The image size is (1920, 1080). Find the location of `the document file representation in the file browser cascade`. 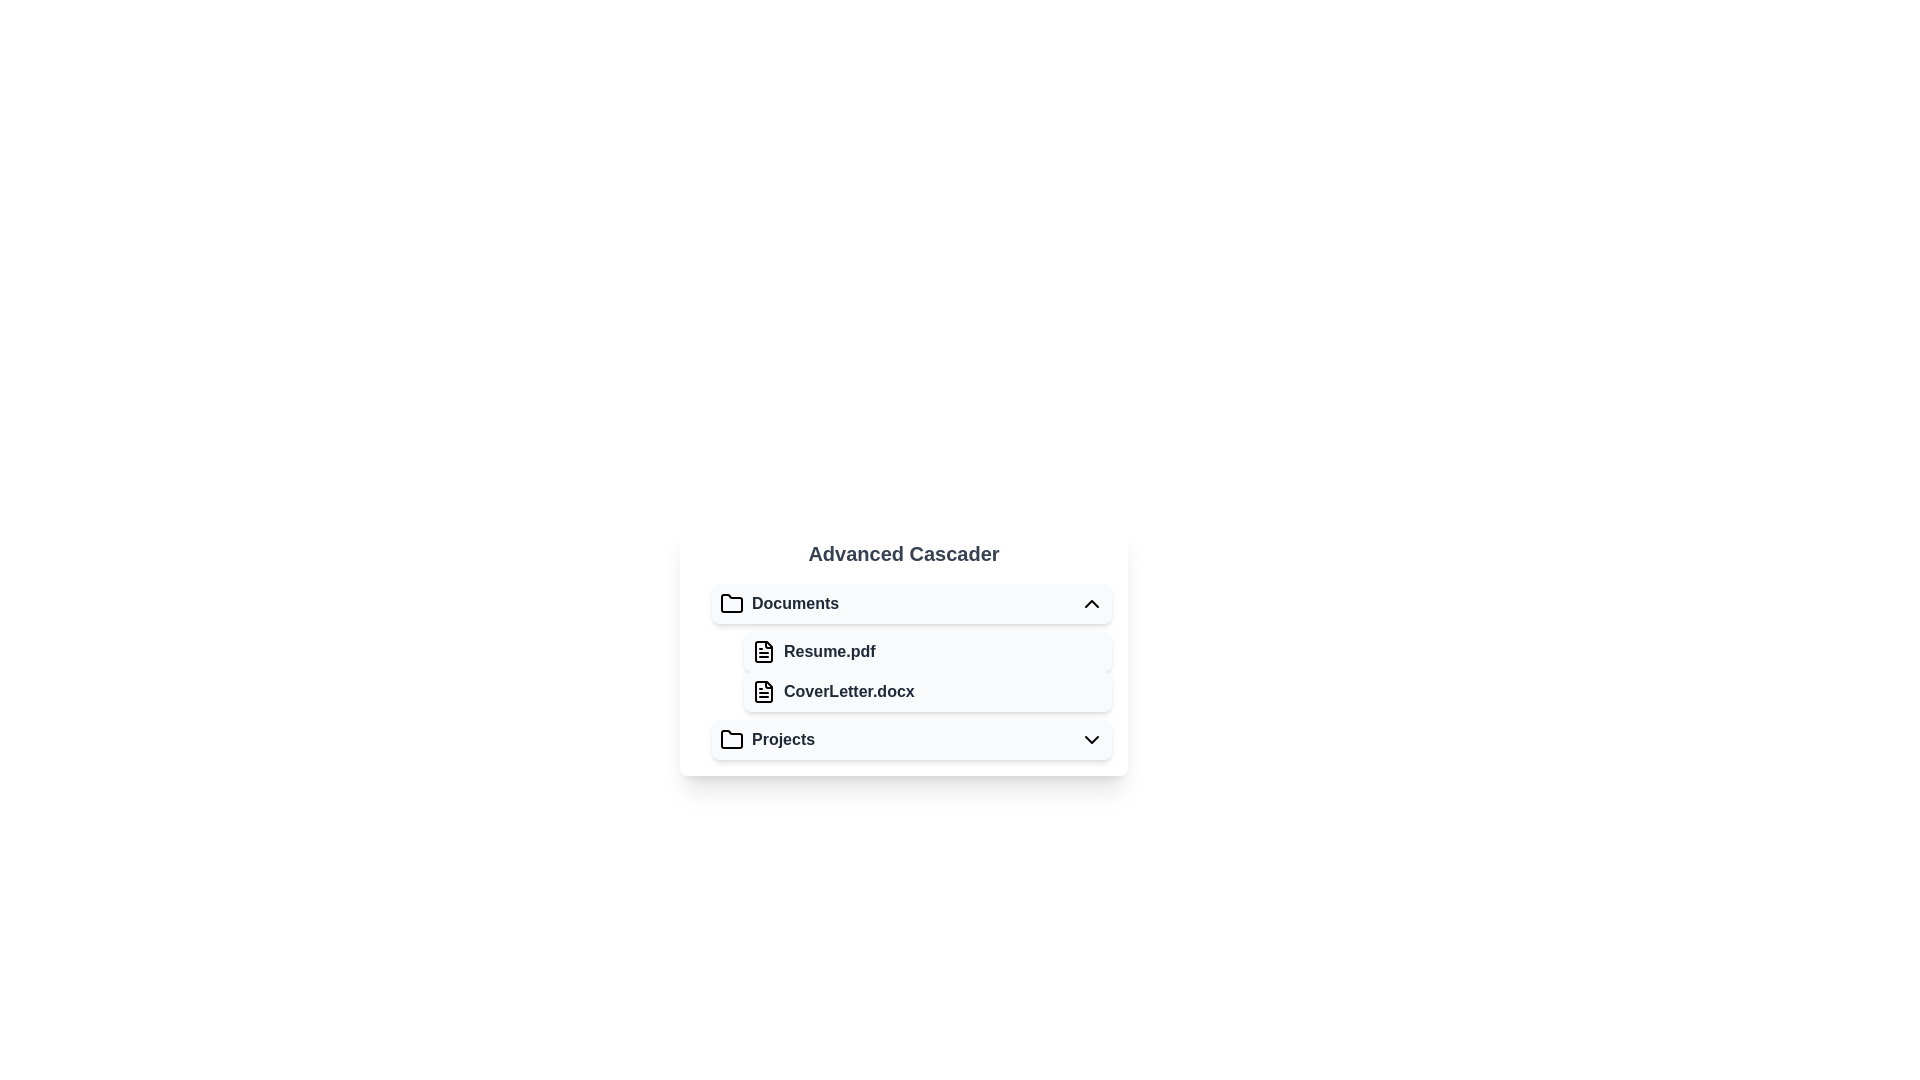

the document file representation in the file browser cascade is located at coordinates (833, 690).